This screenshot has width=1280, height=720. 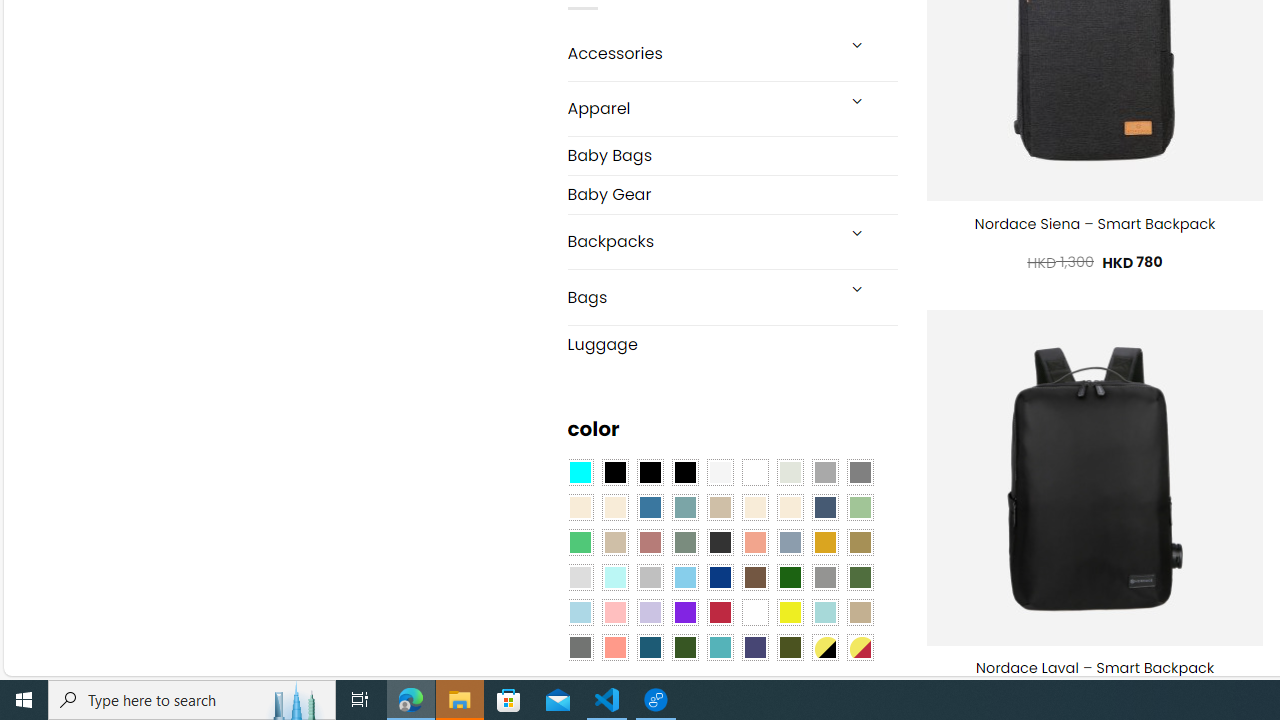 What do you see at coordinates (860, 611) in the screenshot?
I see `'Khaki'` at bounding box center [860, 611].